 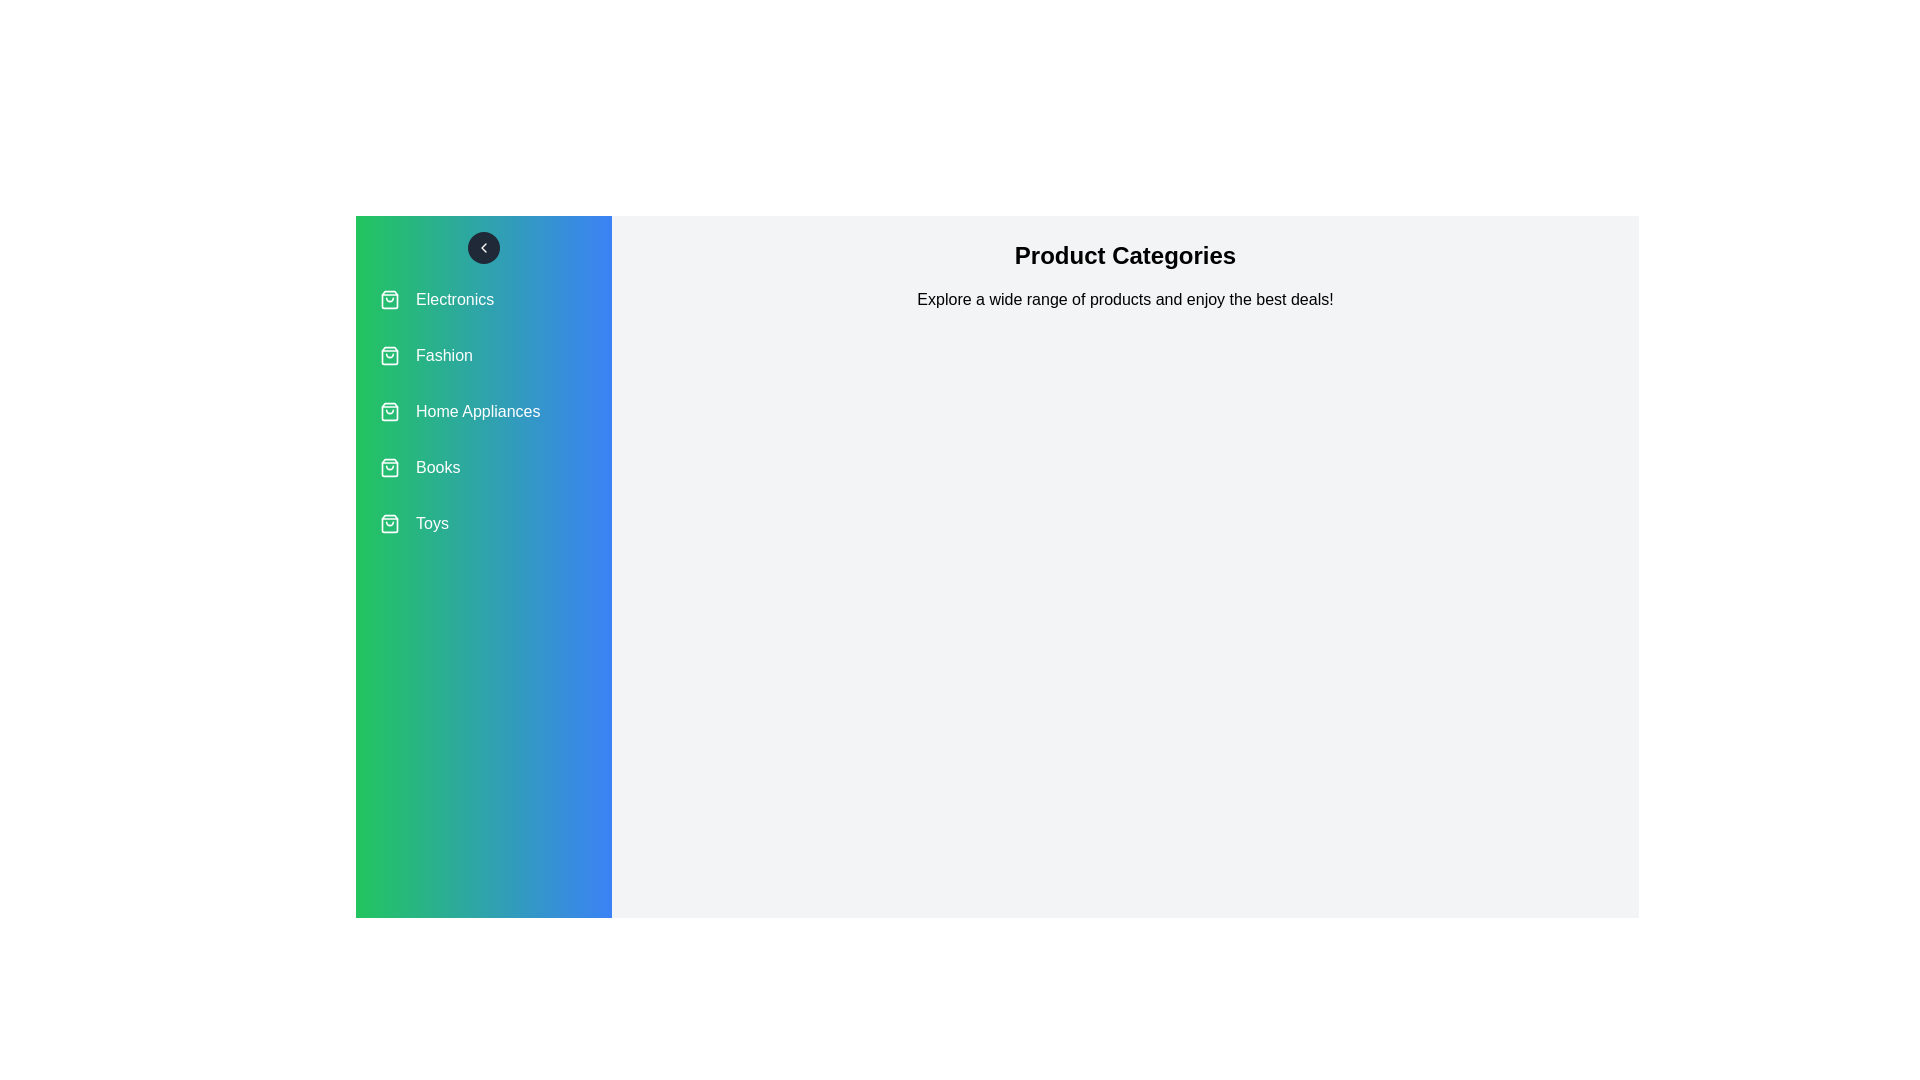 I want to click on the icon associated with the category Fashion, so click(x=389, y=354).